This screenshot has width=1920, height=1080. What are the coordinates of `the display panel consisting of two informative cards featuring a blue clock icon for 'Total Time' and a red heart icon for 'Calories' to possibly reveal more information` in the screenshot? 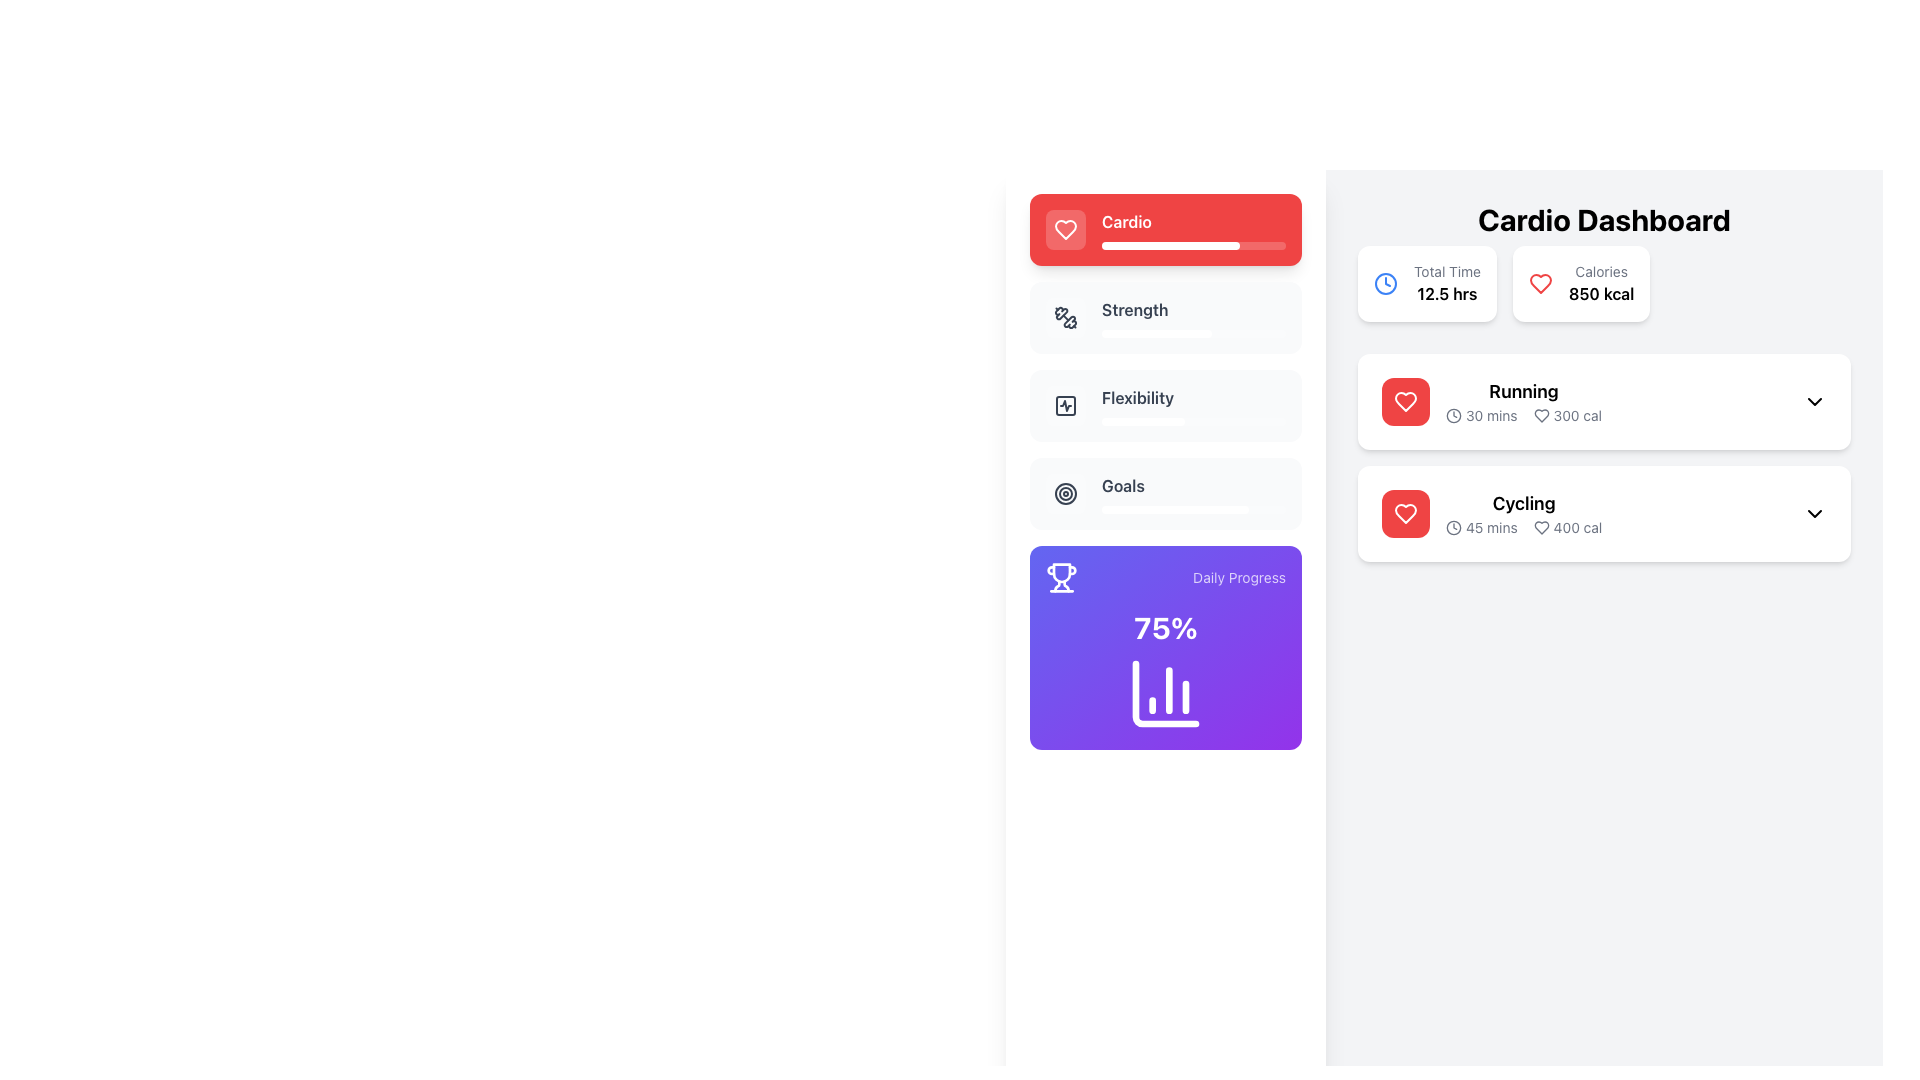 It's located at (1604, 261).